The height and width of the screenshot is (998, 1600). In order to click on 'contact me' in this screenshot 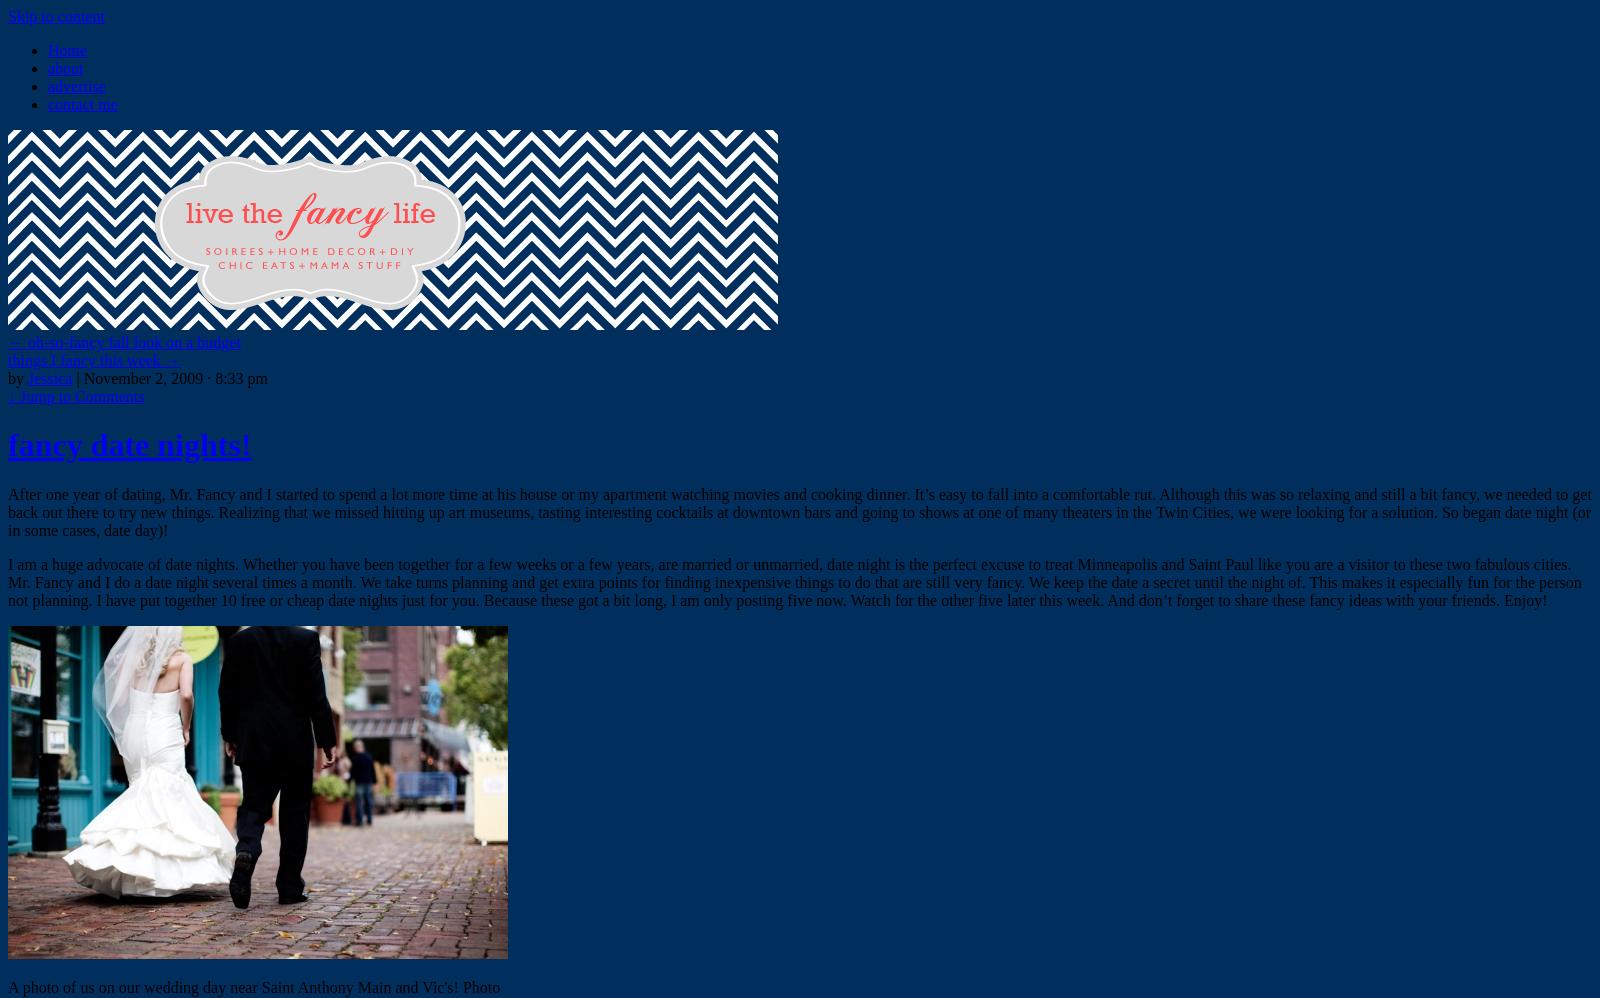, I will do `click(81, 104)`.